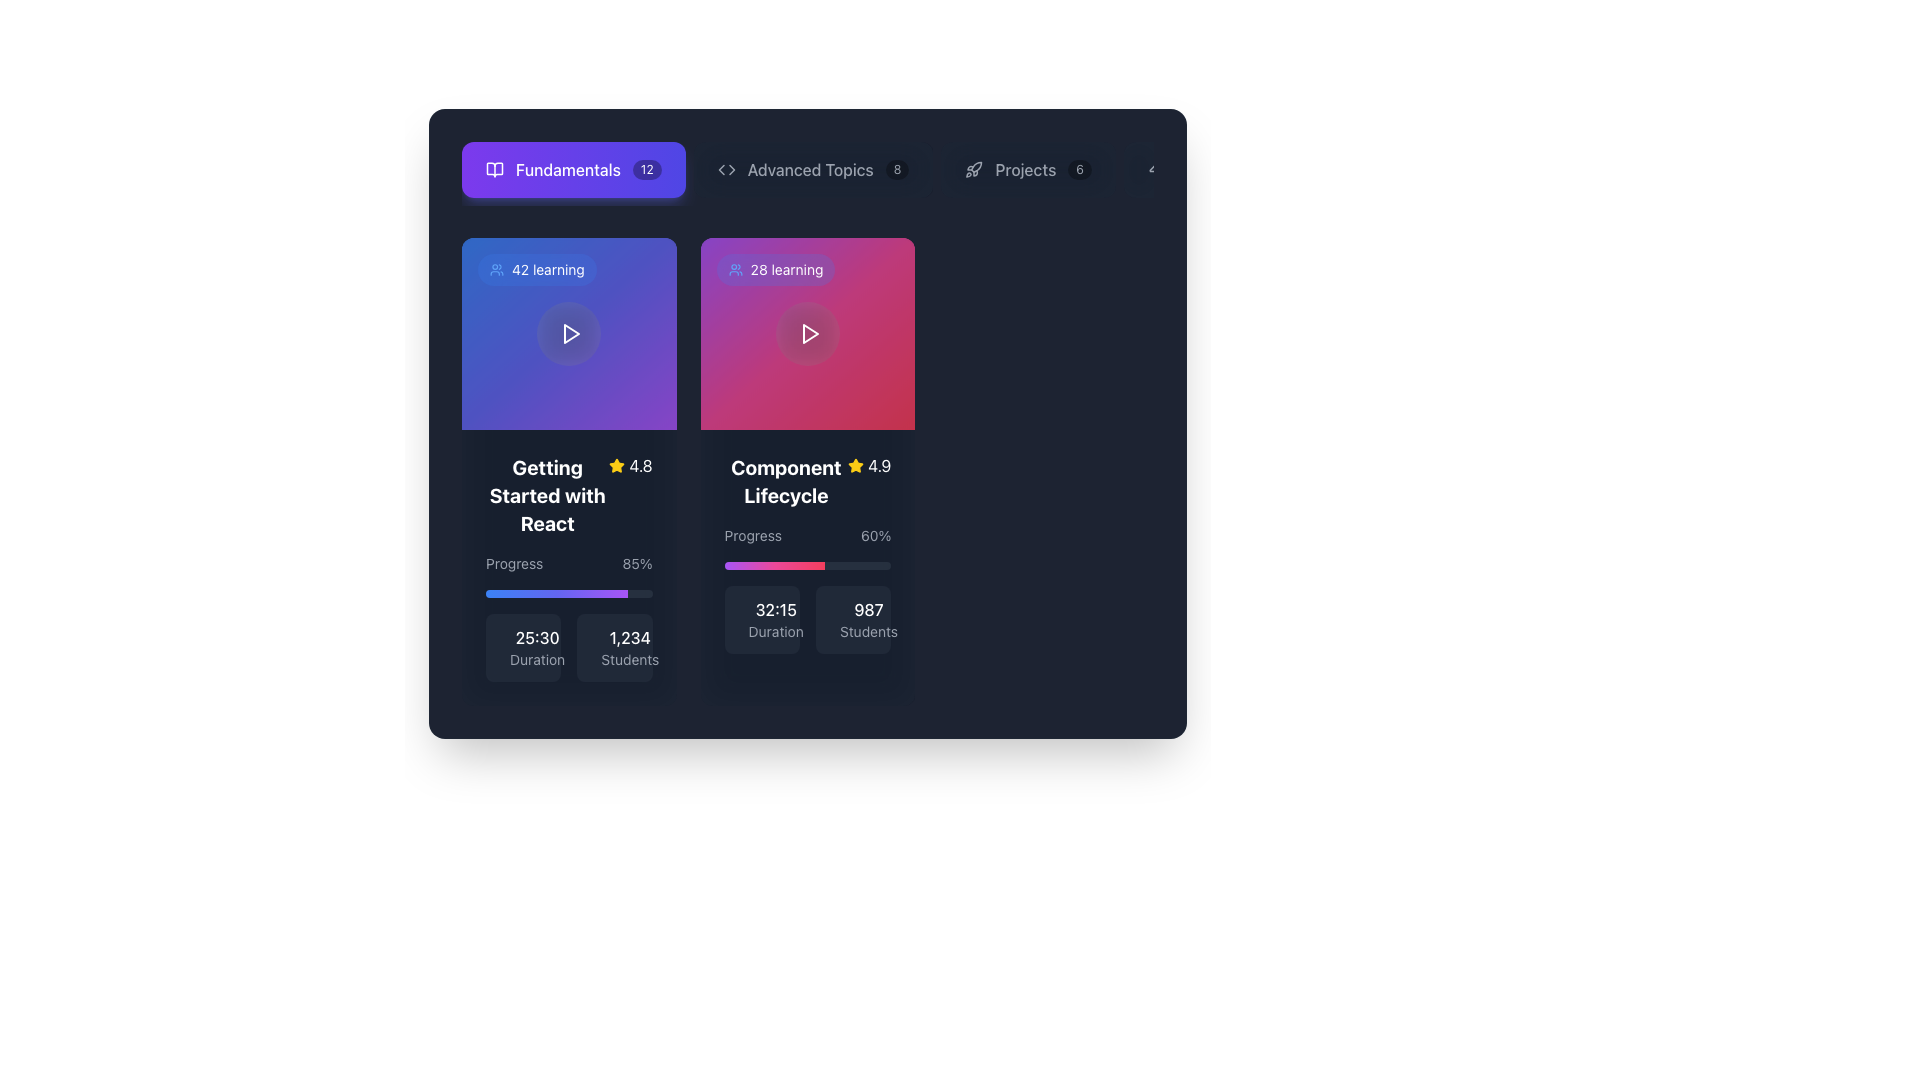 The image size is (1920, 1080). What do you see at coordinates (523, 648) in the screenshot?
I see `duration information displayed in the informational label located in the bottom-left of the card layout, aligned horizontally with the '1,234 Students' label` at bounding box center [523, 648].